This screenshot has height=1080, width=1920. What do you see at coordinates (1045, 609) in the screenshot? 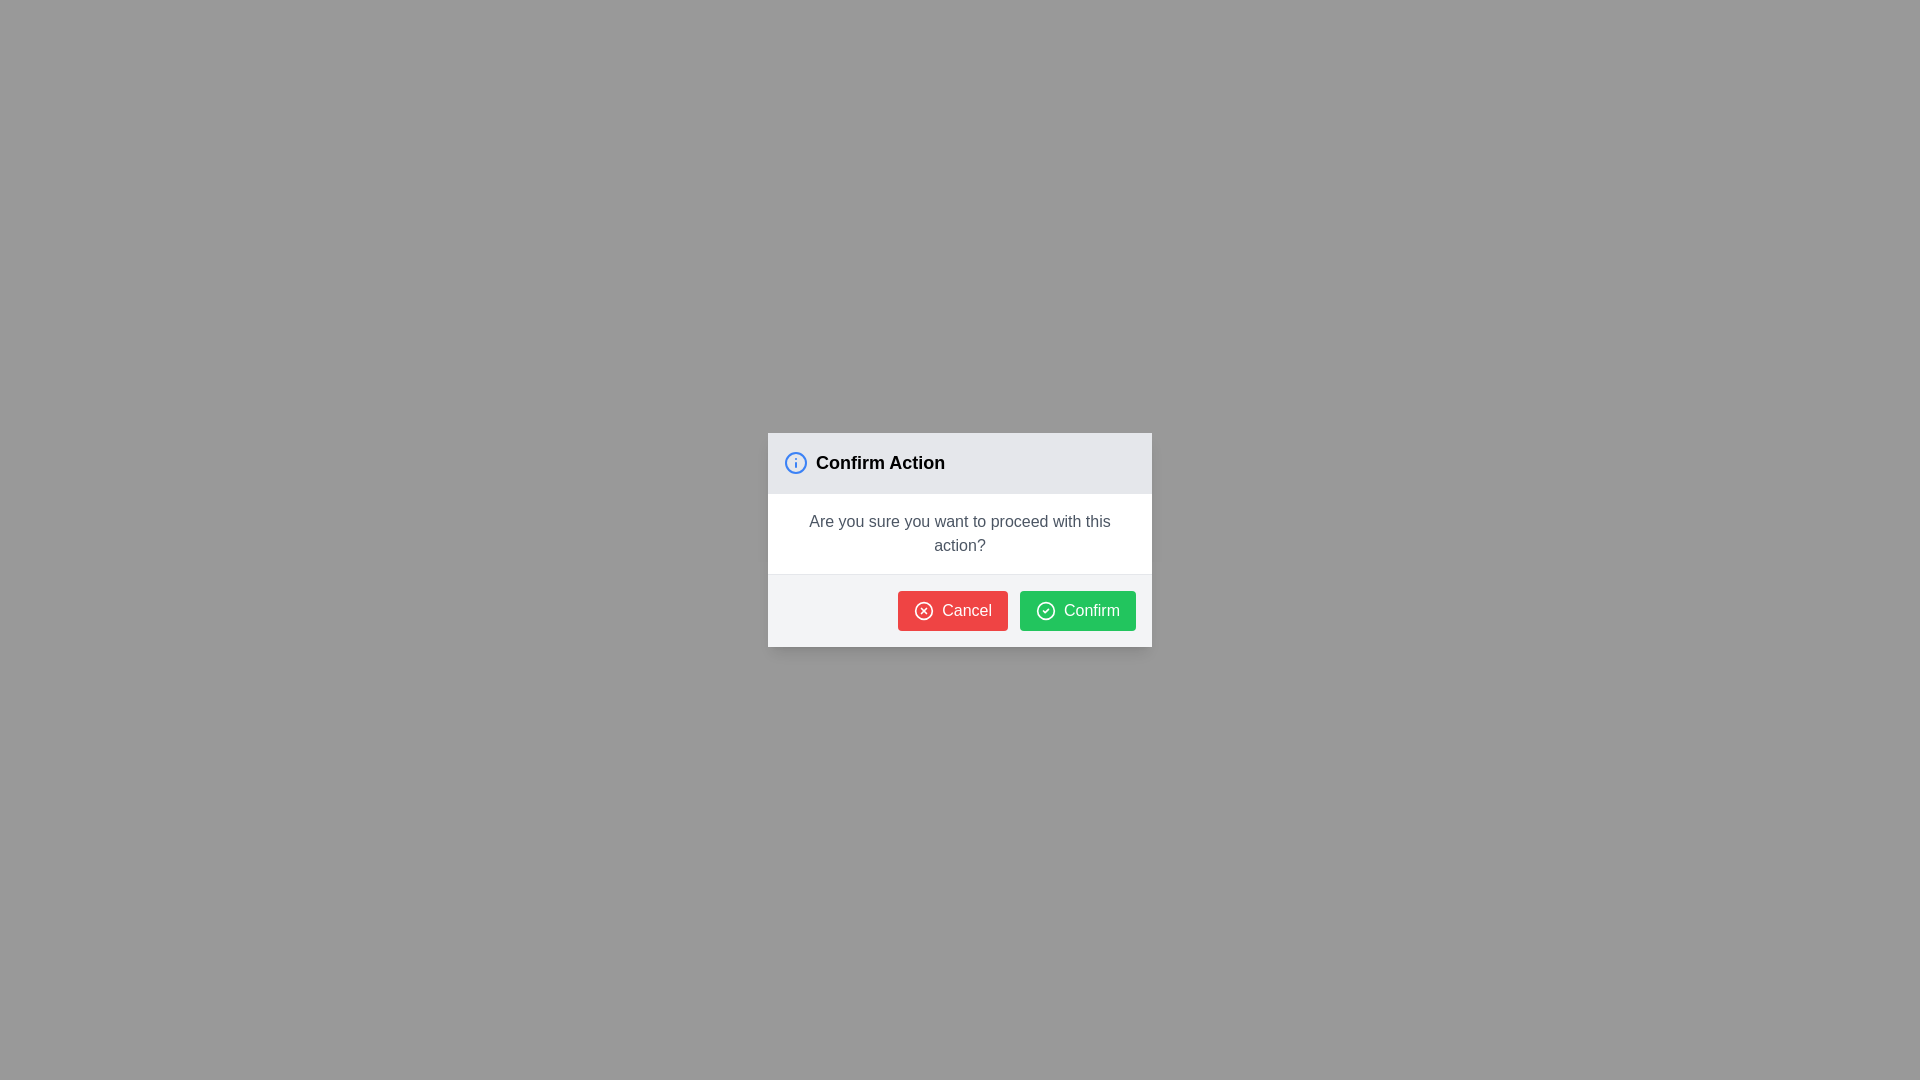
I see `the circular green check mark icon located to the left of the 'Confirm' label text inside the green rectangular button at the bottom right of the dialog box` at bounding box center [1045, 609].